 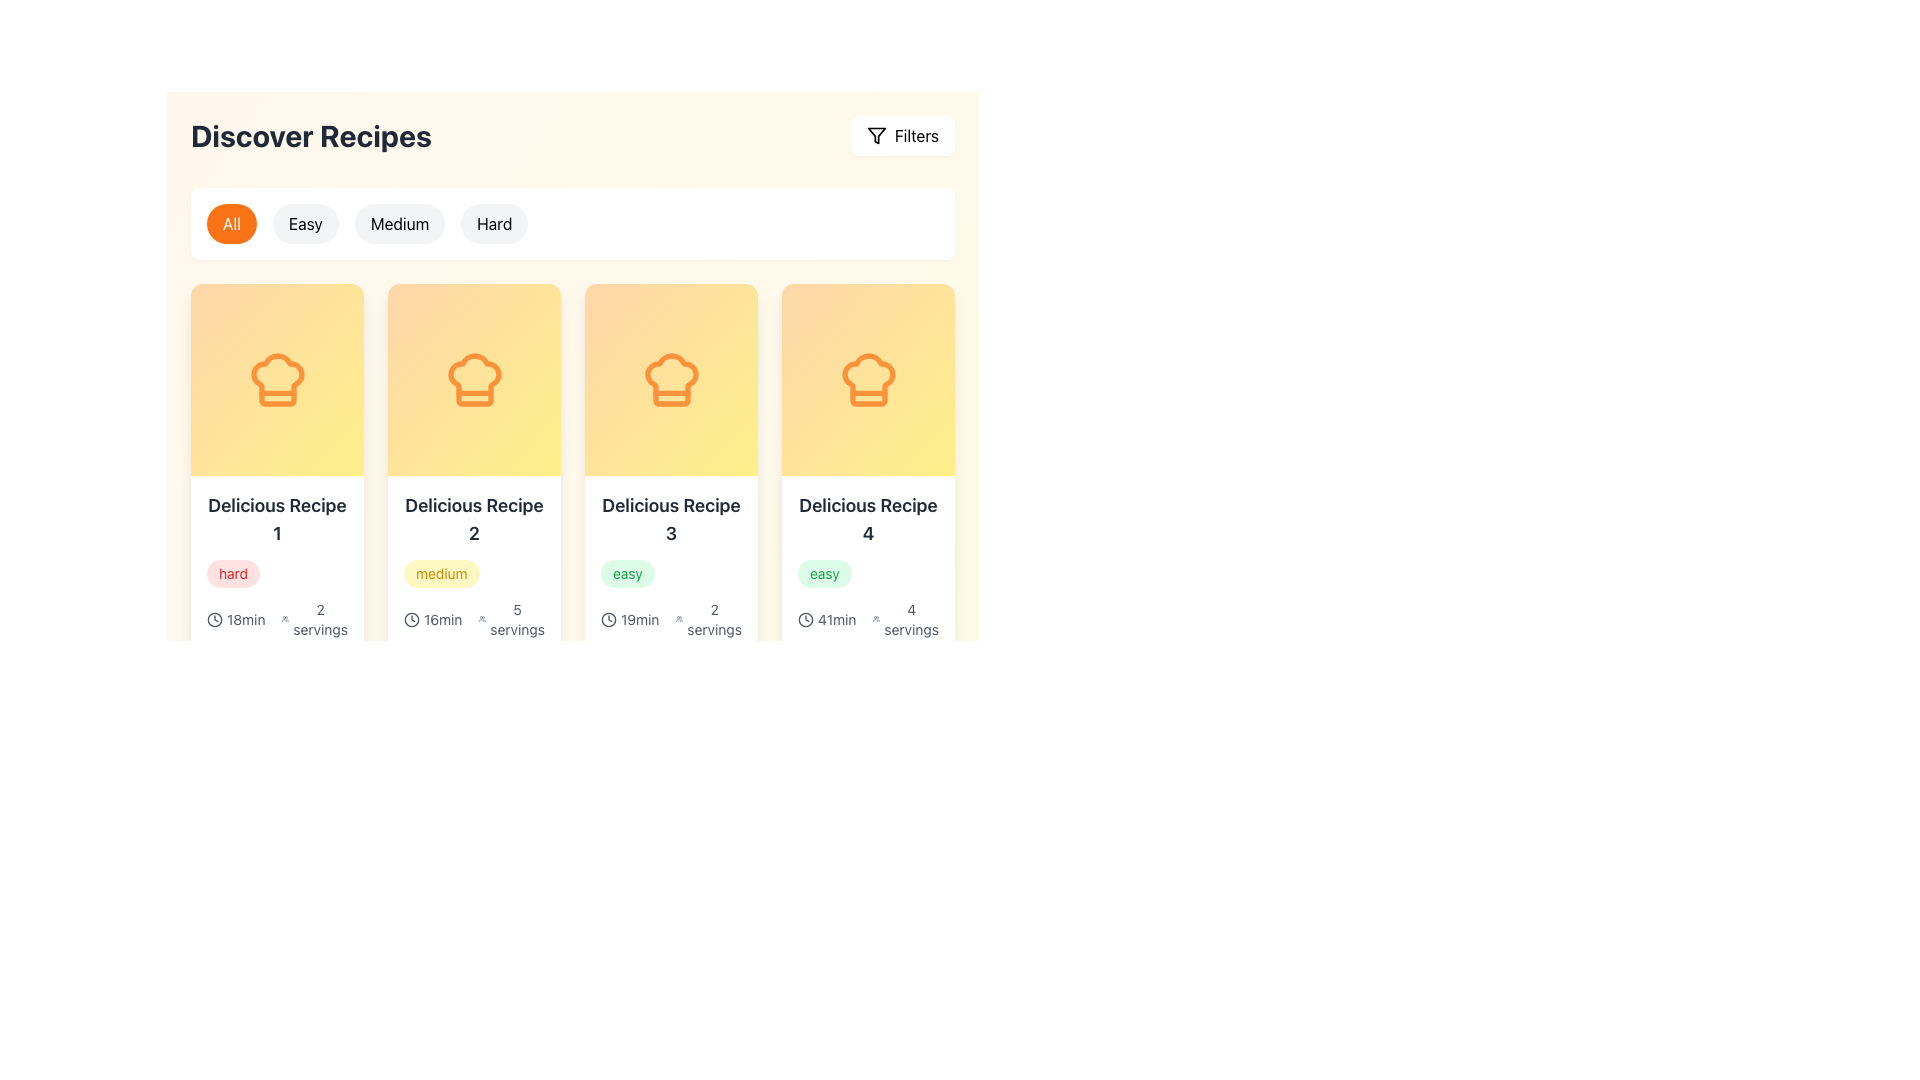 I want to click on the 'All' filter button located under the 'Discover Recipes' heading to make it active, so click(x=571, y=223).